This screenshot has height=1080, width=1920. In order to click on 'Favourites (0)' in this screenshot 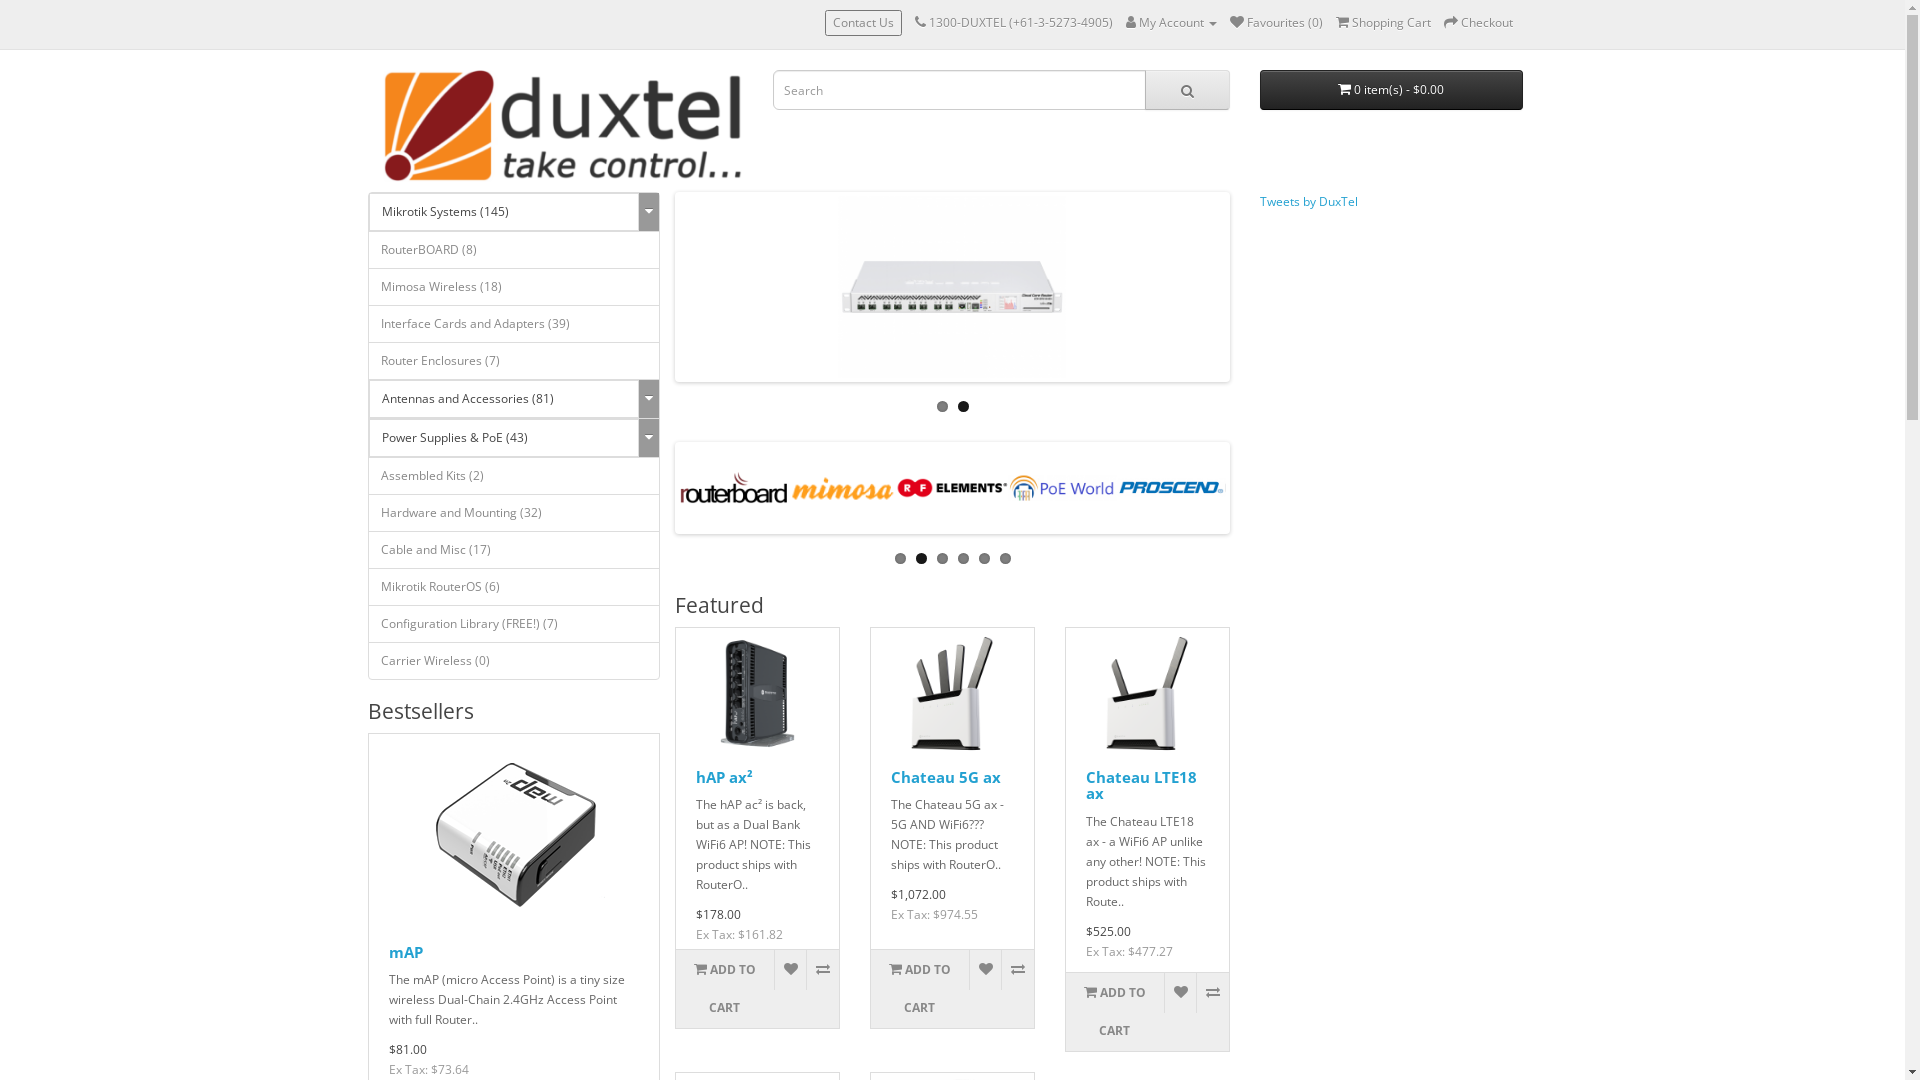, I will do `click(1275, 22)`.